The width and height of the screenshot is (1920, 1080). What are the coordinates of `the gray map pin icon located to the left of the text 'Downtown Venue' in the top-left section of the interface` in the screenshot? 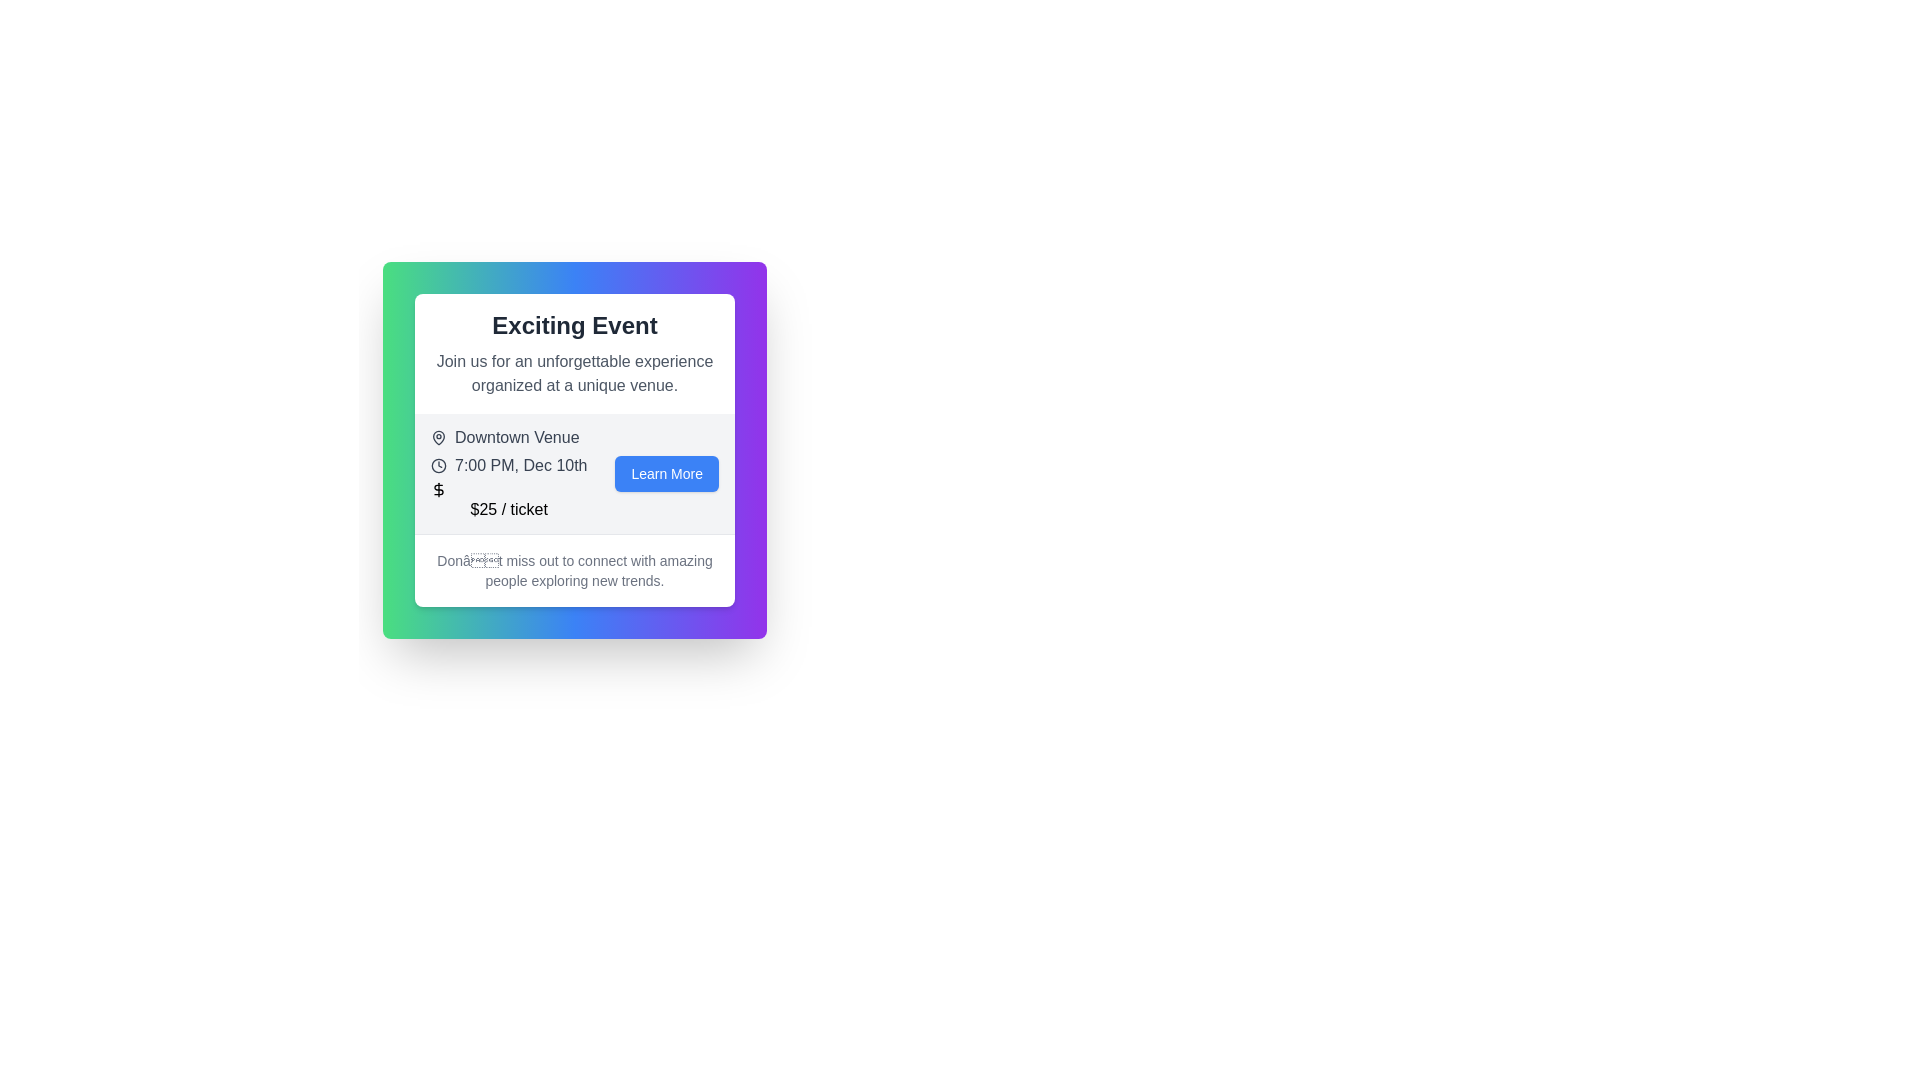 It's located at (437, 437).